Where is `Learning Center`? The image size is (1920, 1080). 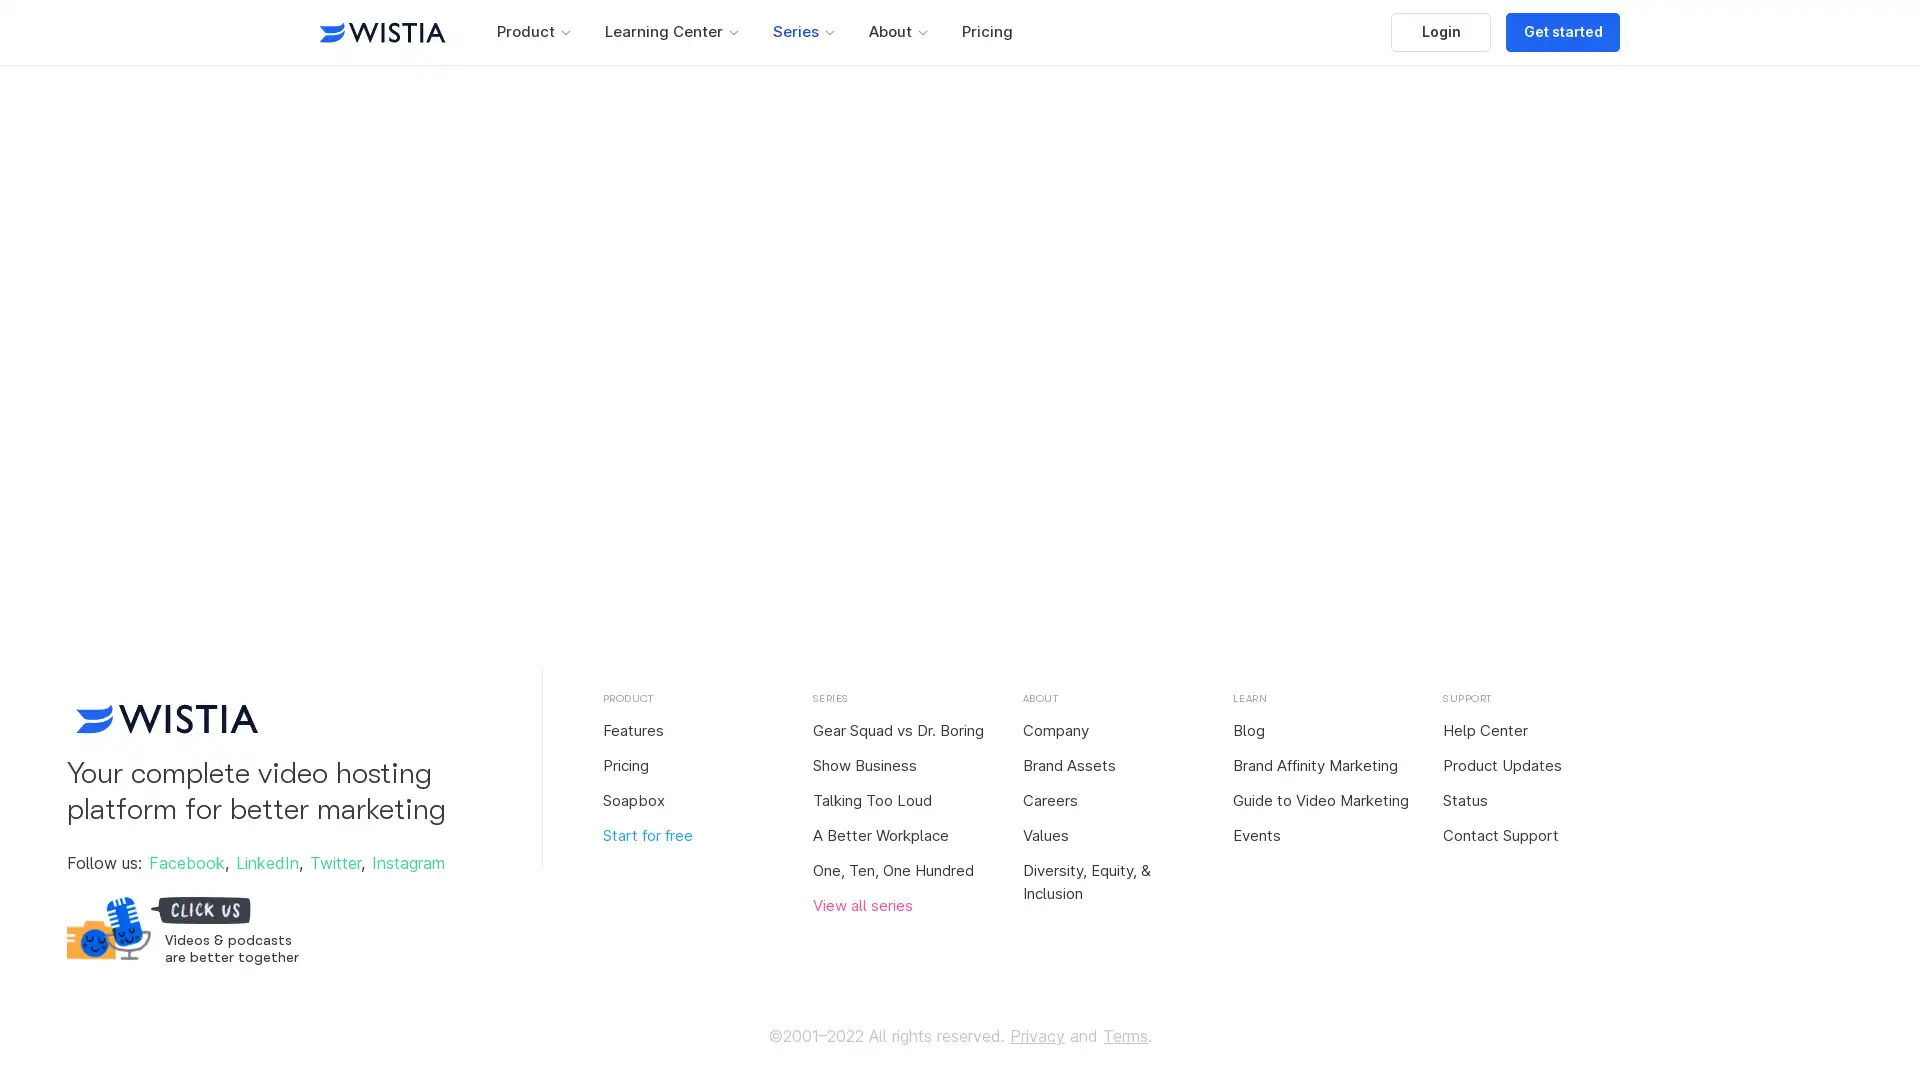
Learning Center is located at coordinates (671, 32).